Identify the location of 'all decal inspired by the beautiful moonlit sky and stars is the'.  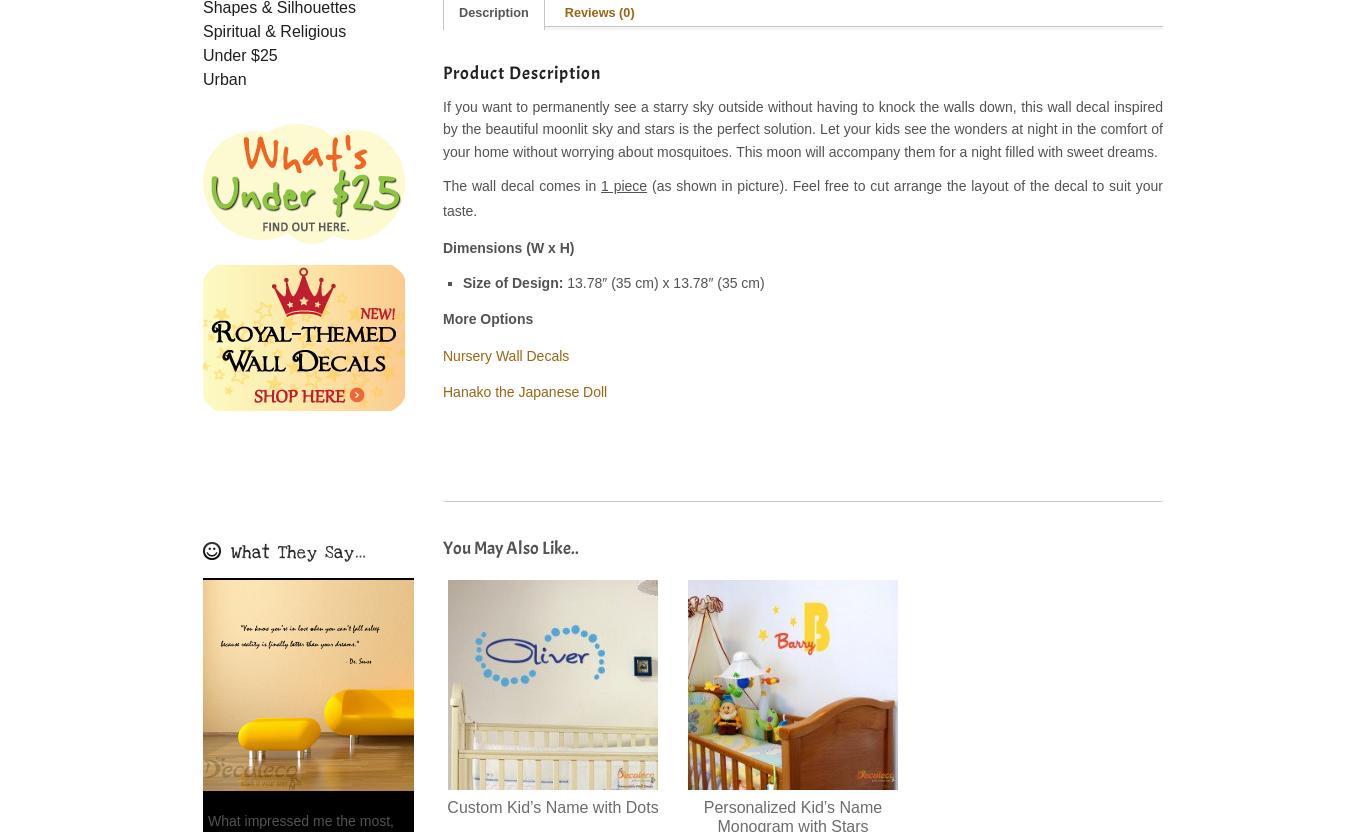
(441, 117).